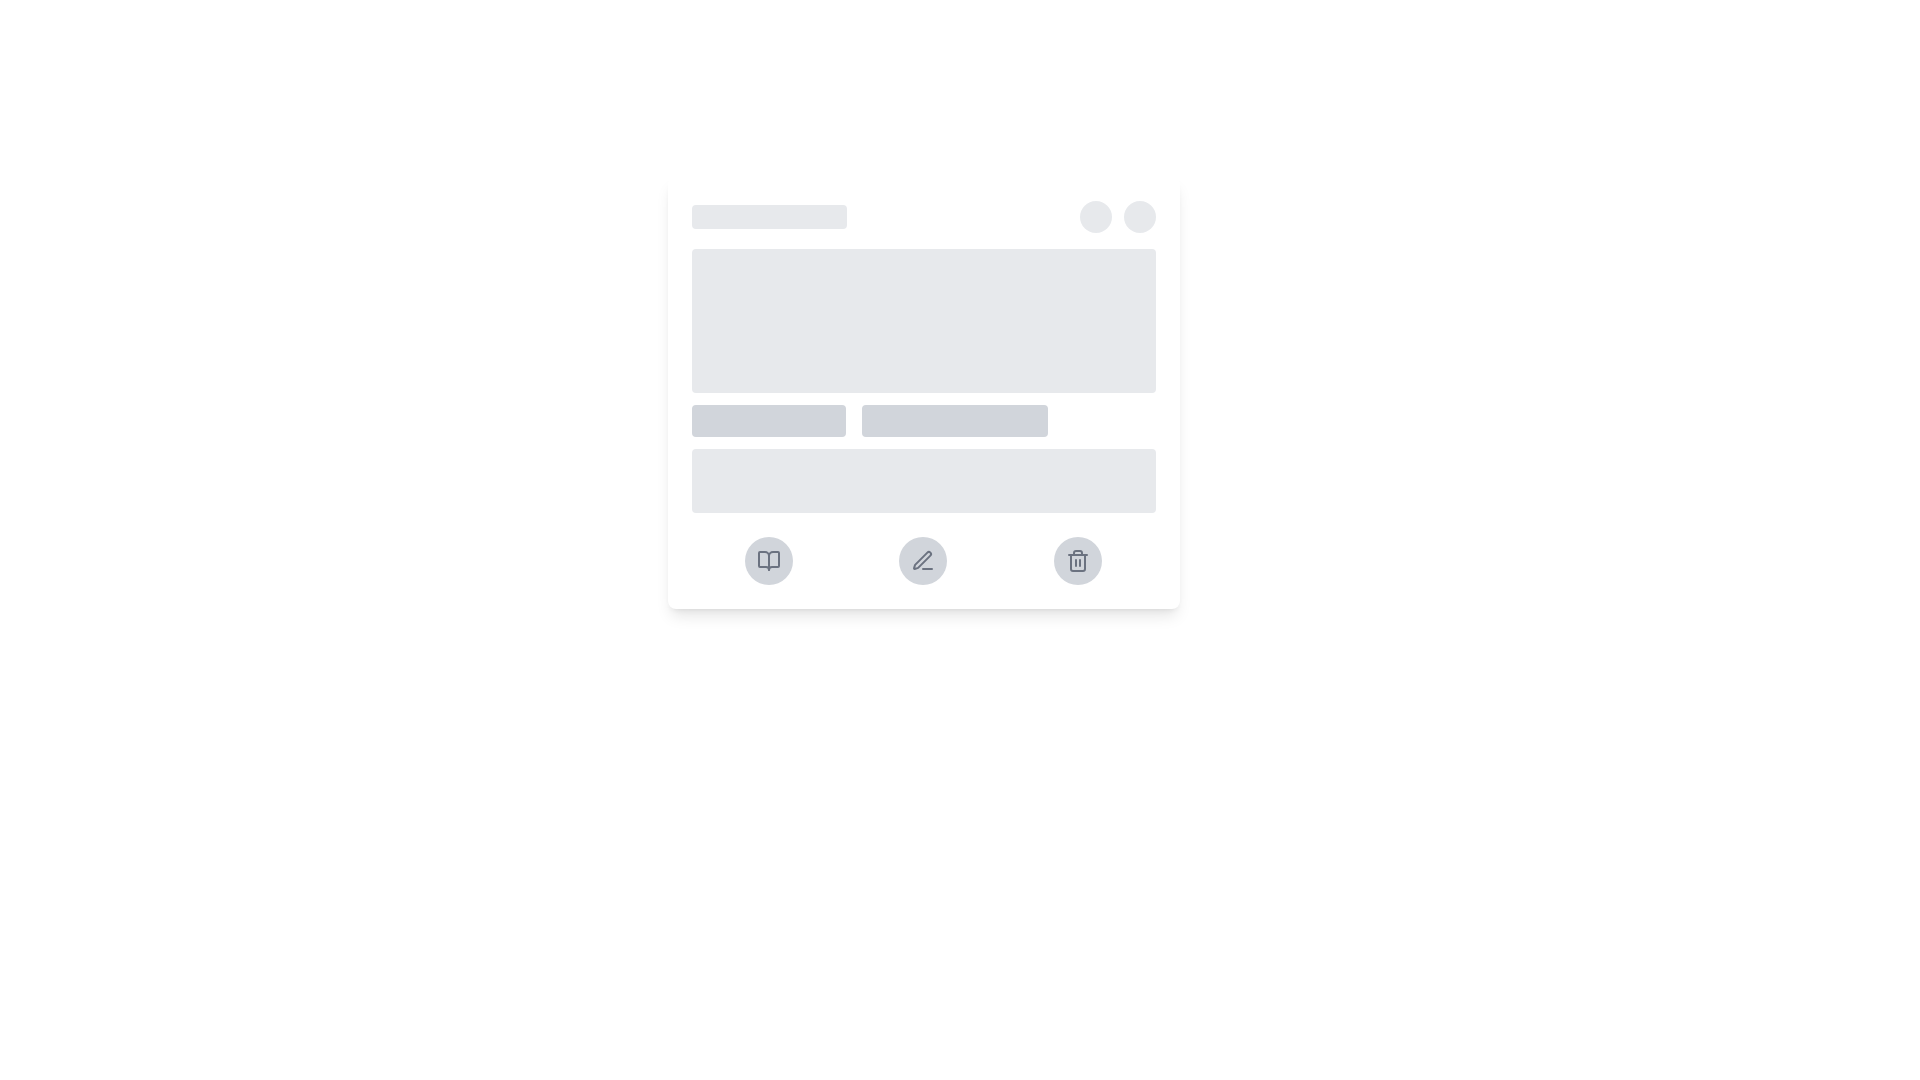 Image resolution: width=1920 pixels, height=1080 pixels. I want to click on the stylized pen icon, which is part of the action button in the bottom row of buttons, so click(921, 560).